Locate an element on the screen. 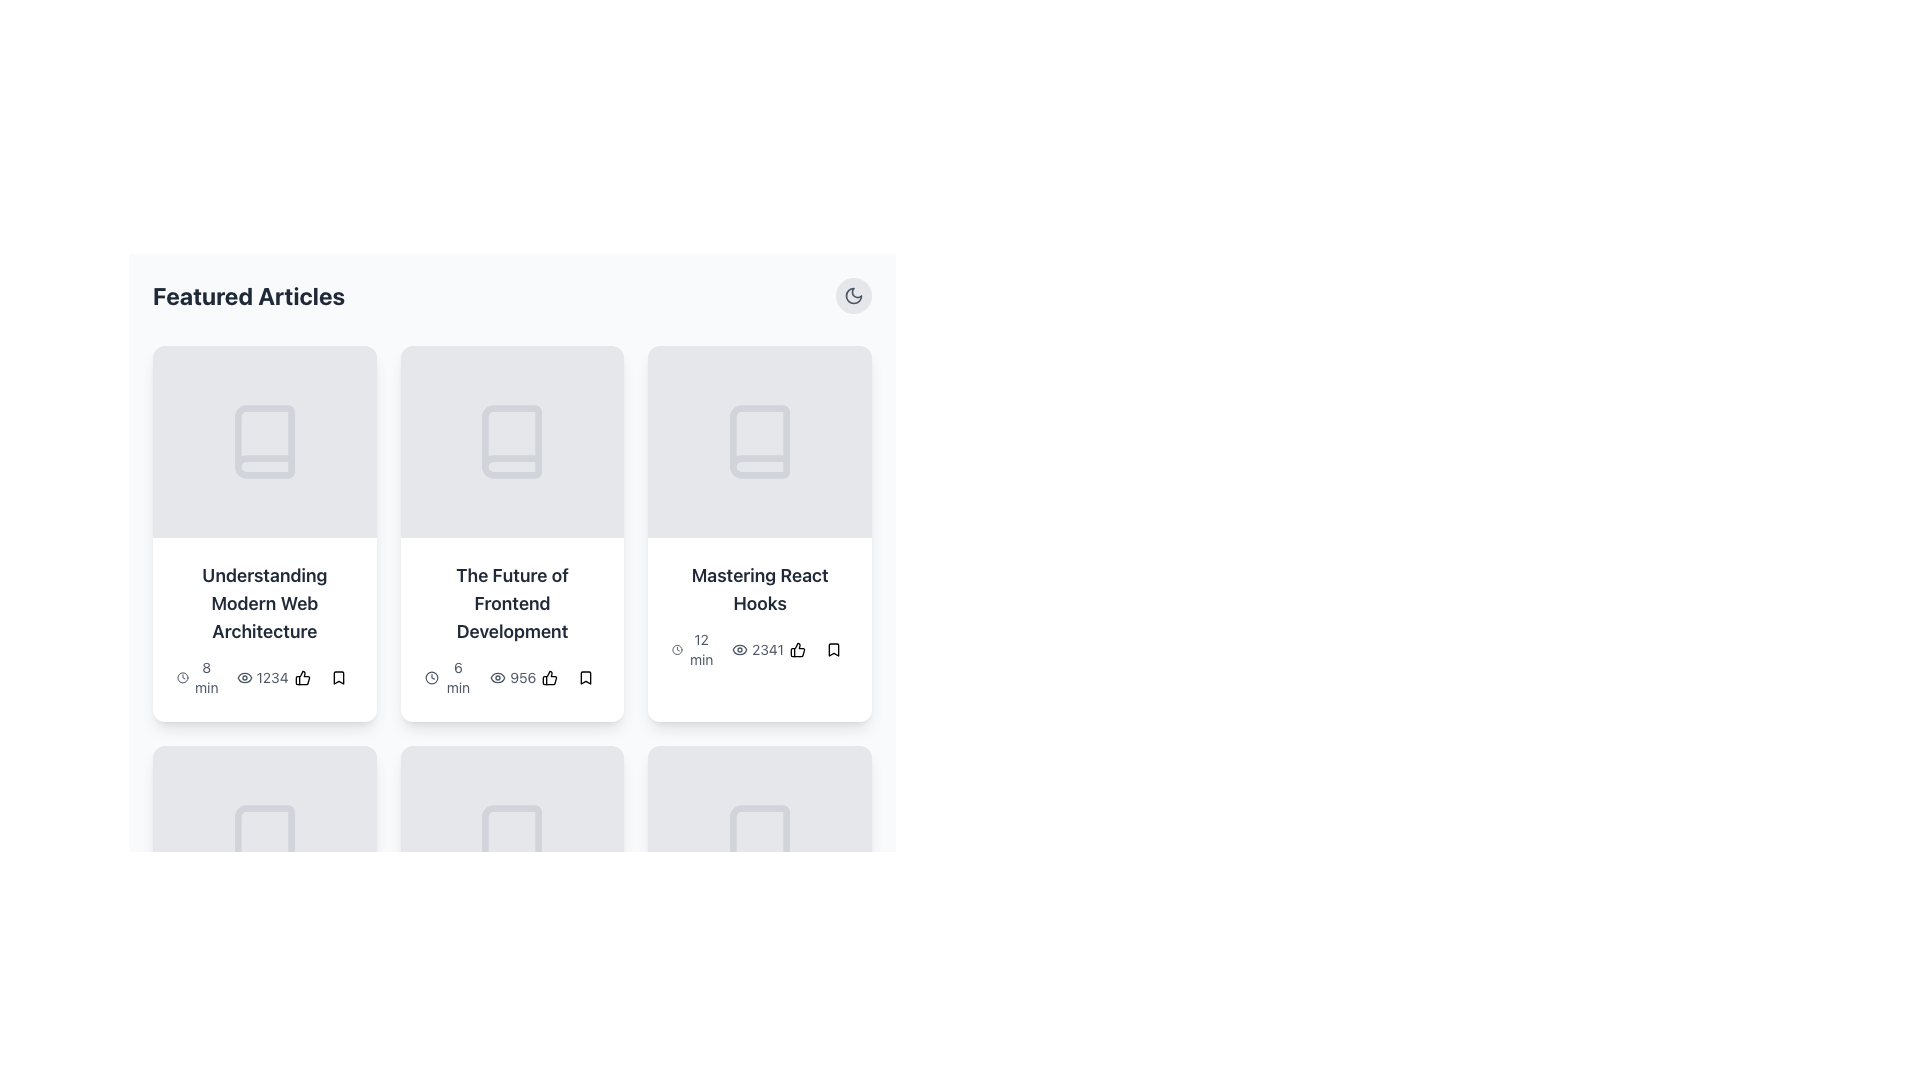 This screenshot has height=1080, width=1920. the bookmarking icon in the bottom-right corner of the 'Mastering React Hooks' card is located at coordinates (834, 650).